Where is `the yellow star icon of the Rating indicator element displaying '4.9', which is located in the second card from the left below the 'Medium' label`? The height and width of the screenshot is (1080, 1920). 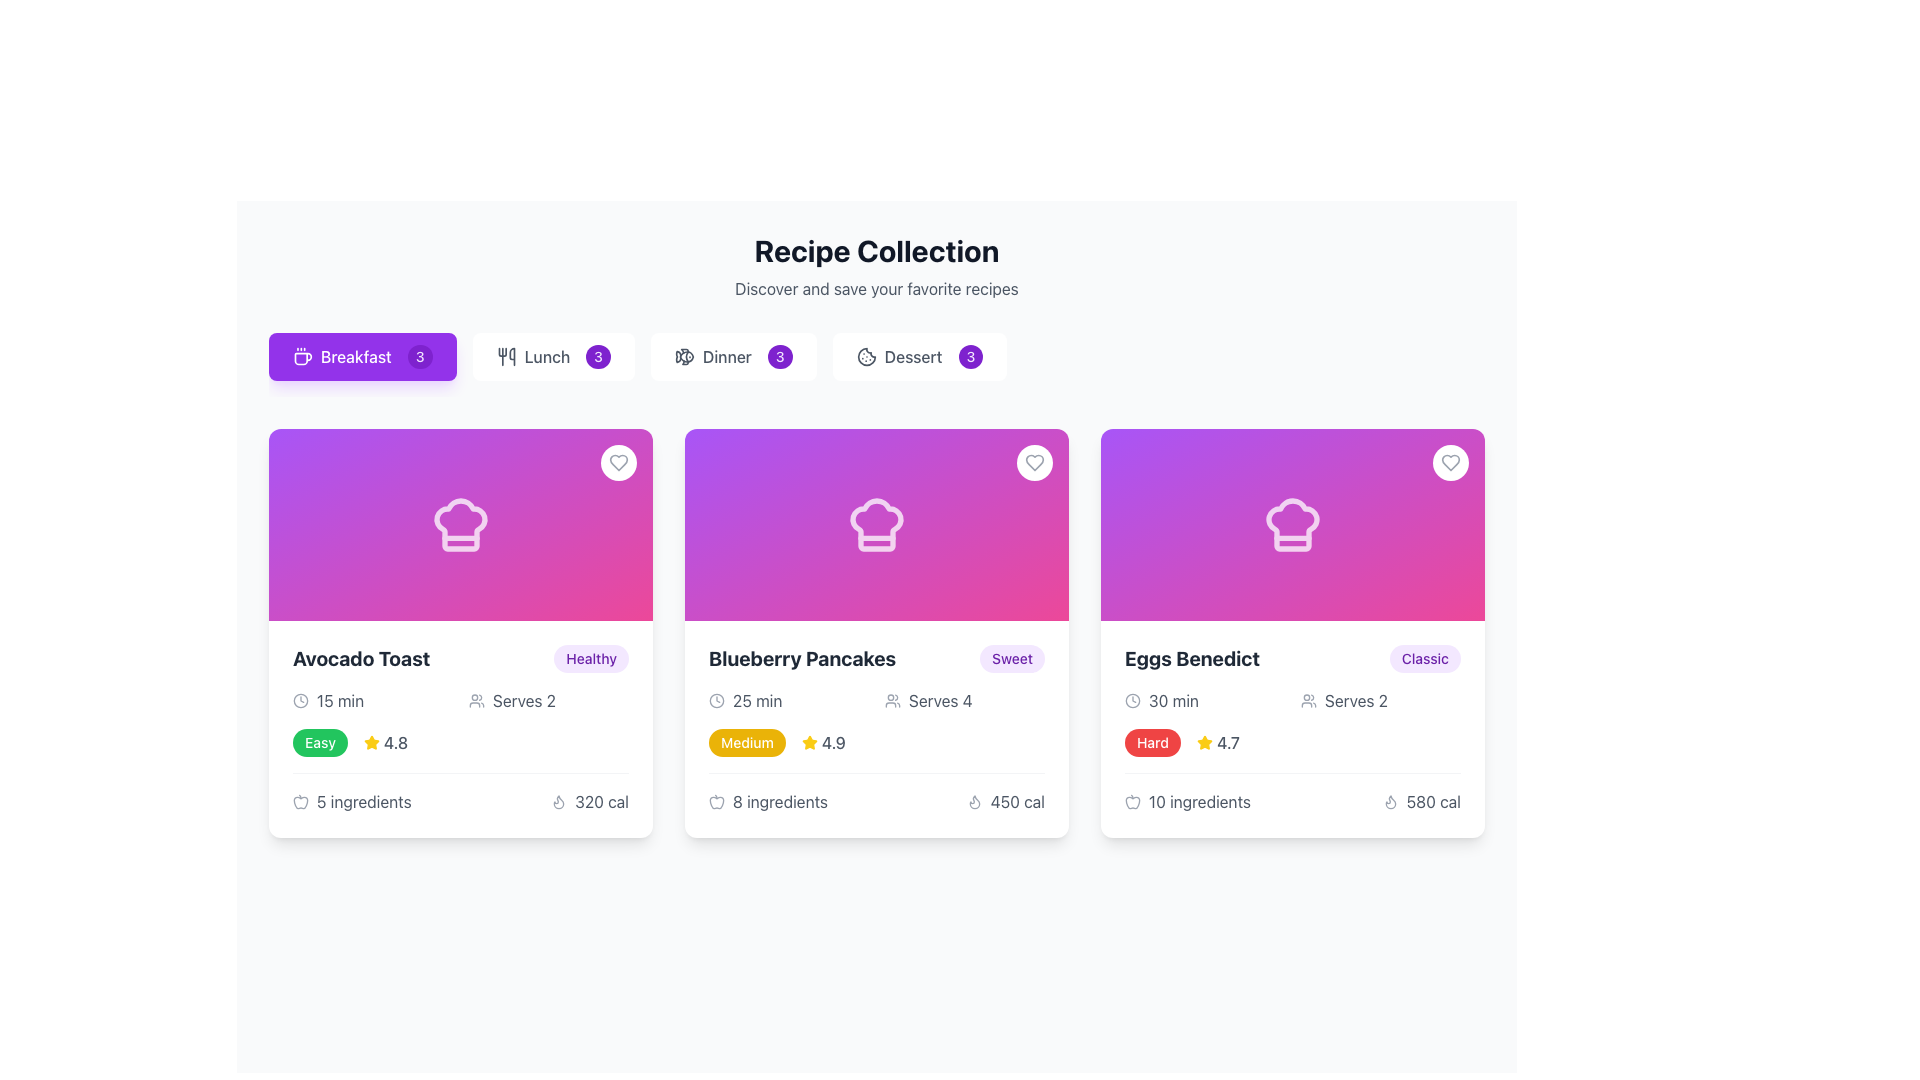
the yellow star icon of the Rating indicator element displaying '4.9', which is located in the second card from the left below the 'Medium' label is located at coordinates (823, 743).